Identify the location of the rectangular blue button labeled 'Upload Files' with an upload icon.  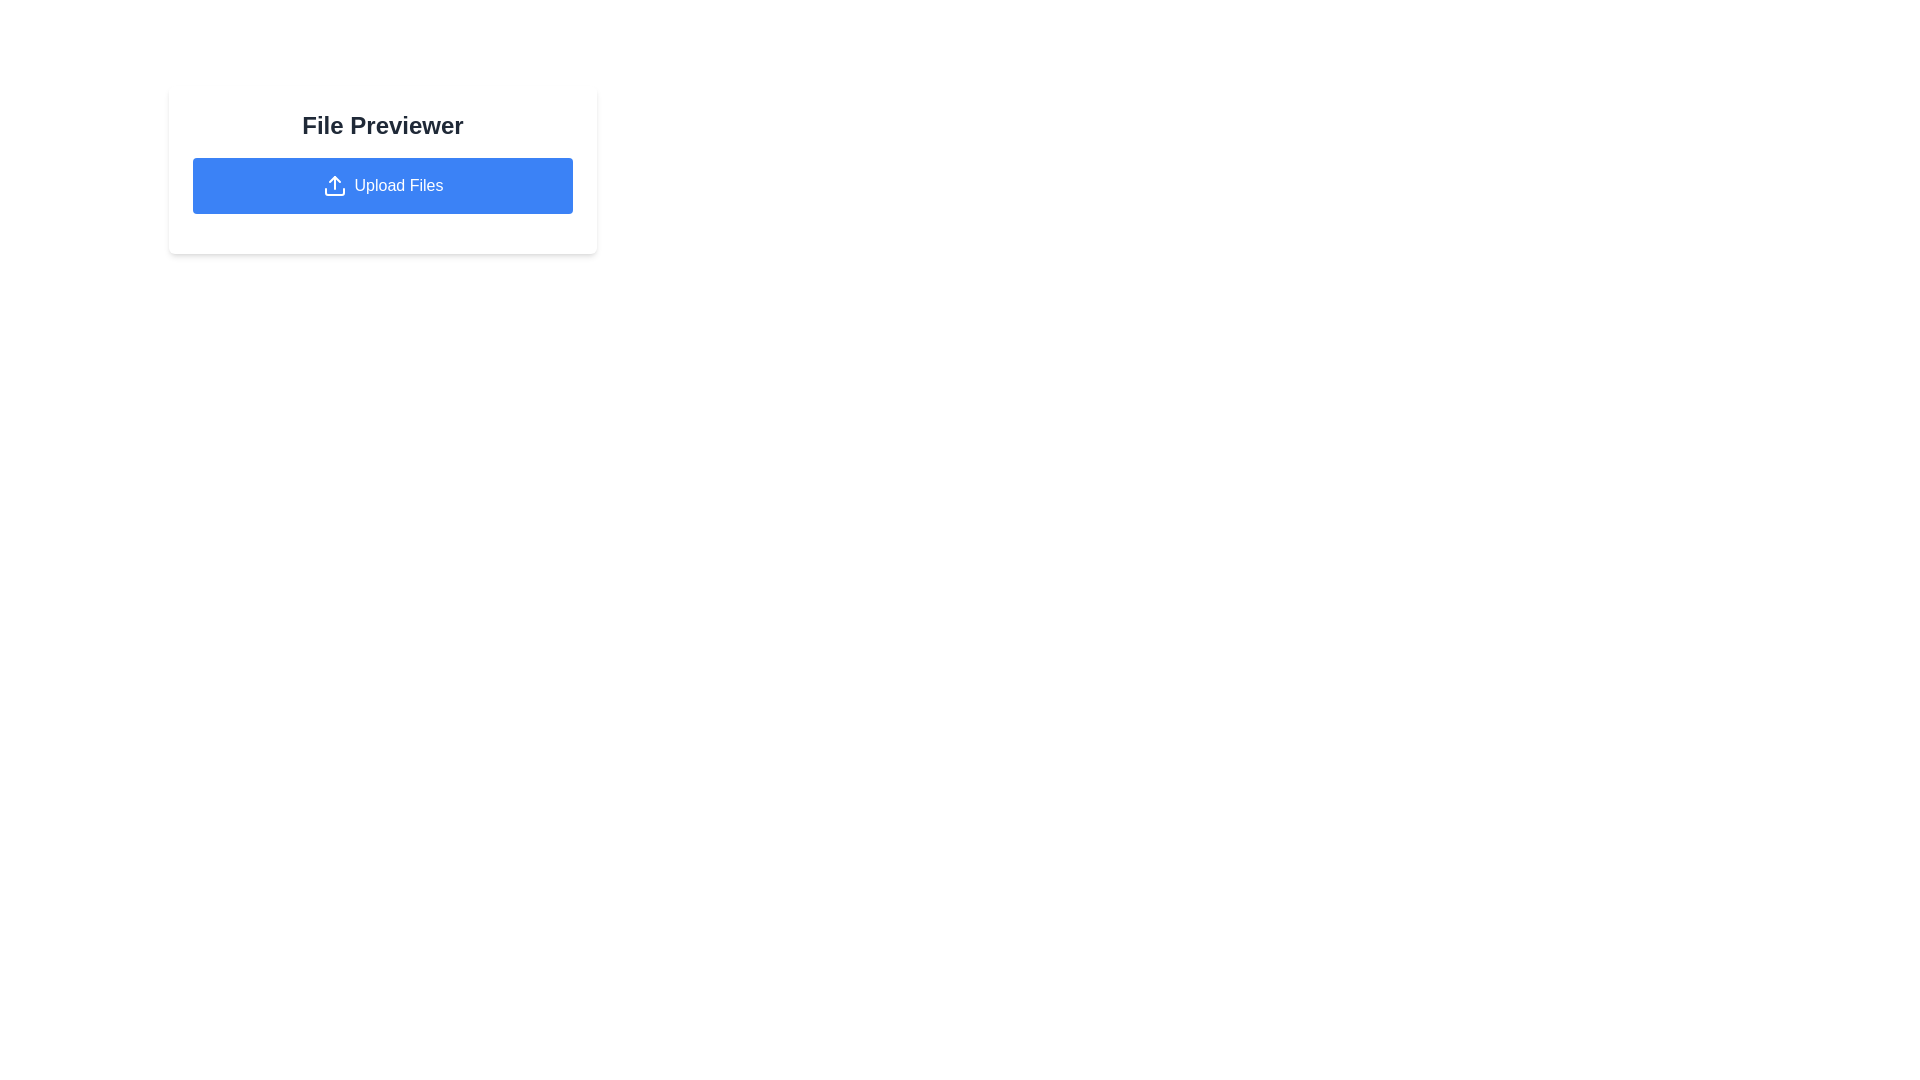
(383, 185).